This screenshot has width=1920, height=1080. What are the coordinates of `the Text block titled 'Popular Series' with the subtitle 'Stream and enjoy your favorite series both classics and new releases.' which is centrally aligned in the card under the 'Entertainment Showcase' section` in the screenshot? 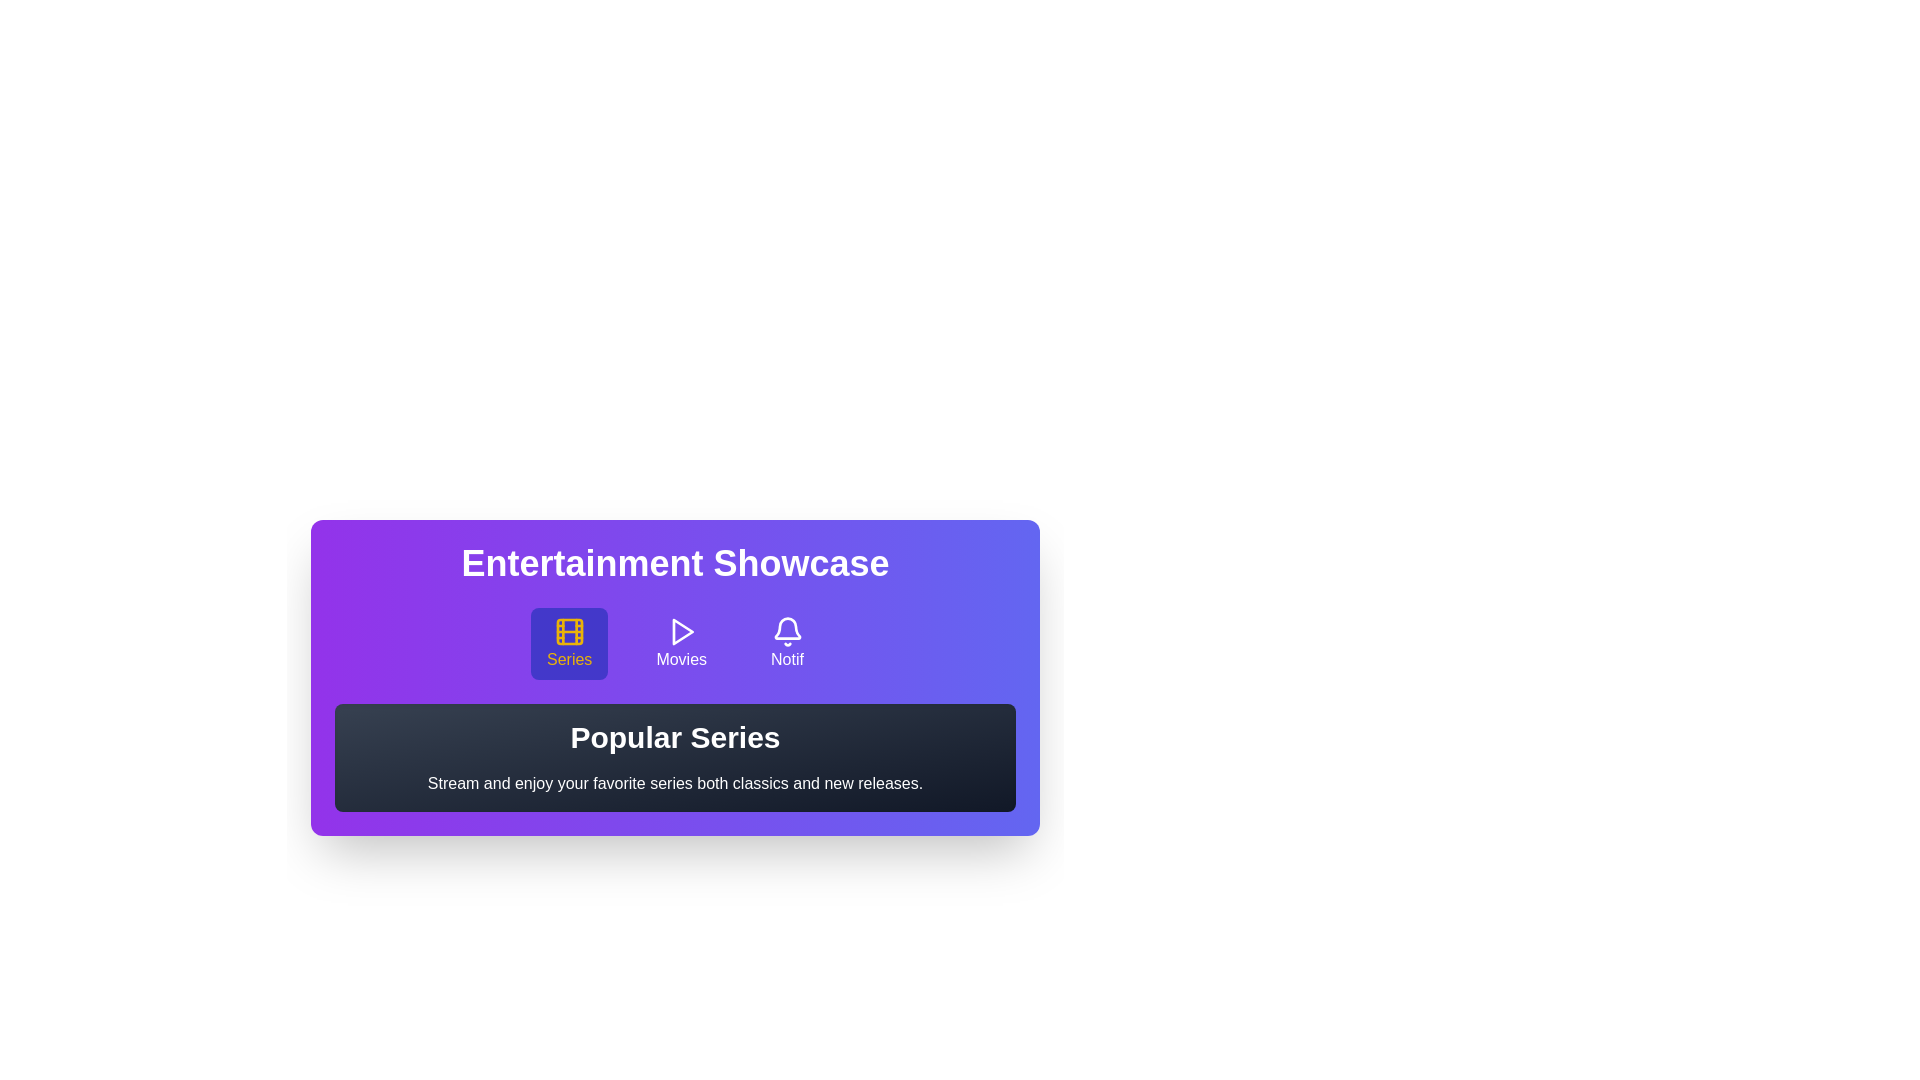 It's located at (675, 758).